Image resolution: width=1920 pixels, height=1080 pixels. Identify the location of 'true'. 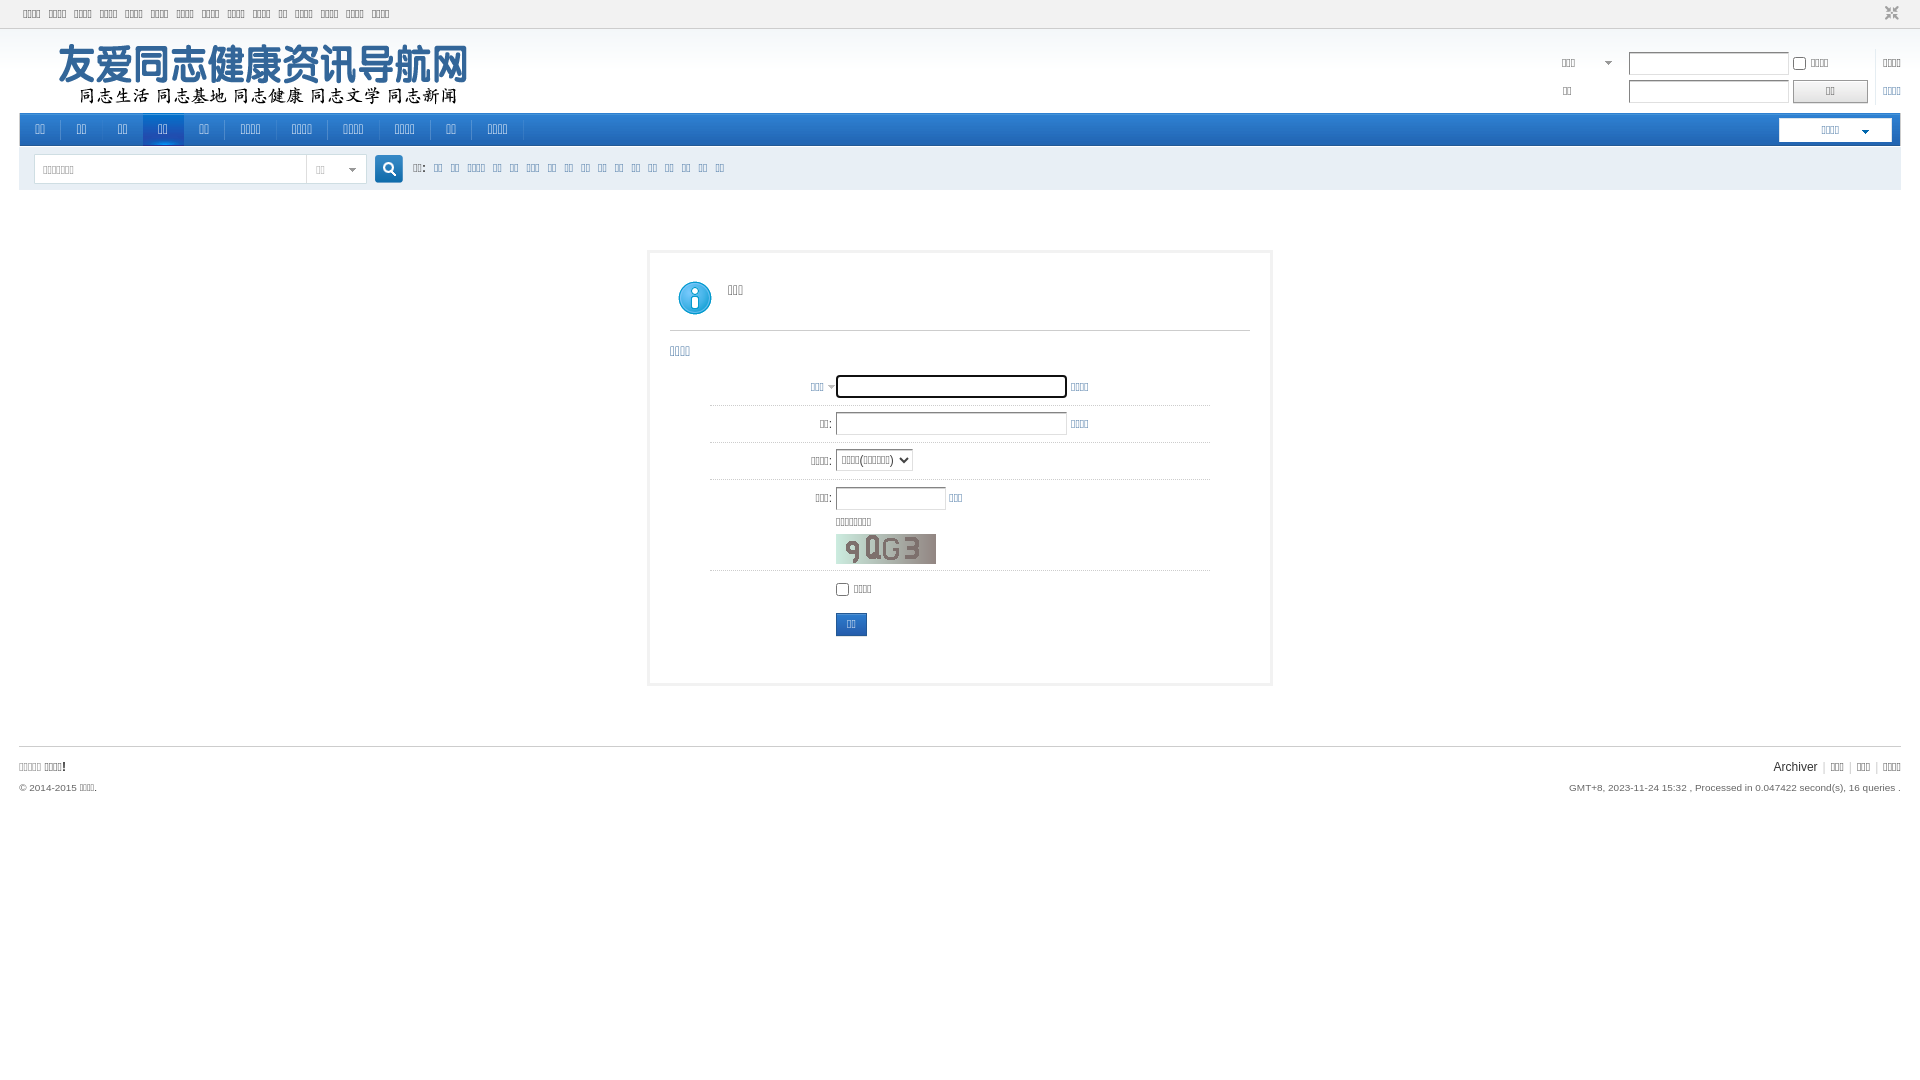
(381, 168).